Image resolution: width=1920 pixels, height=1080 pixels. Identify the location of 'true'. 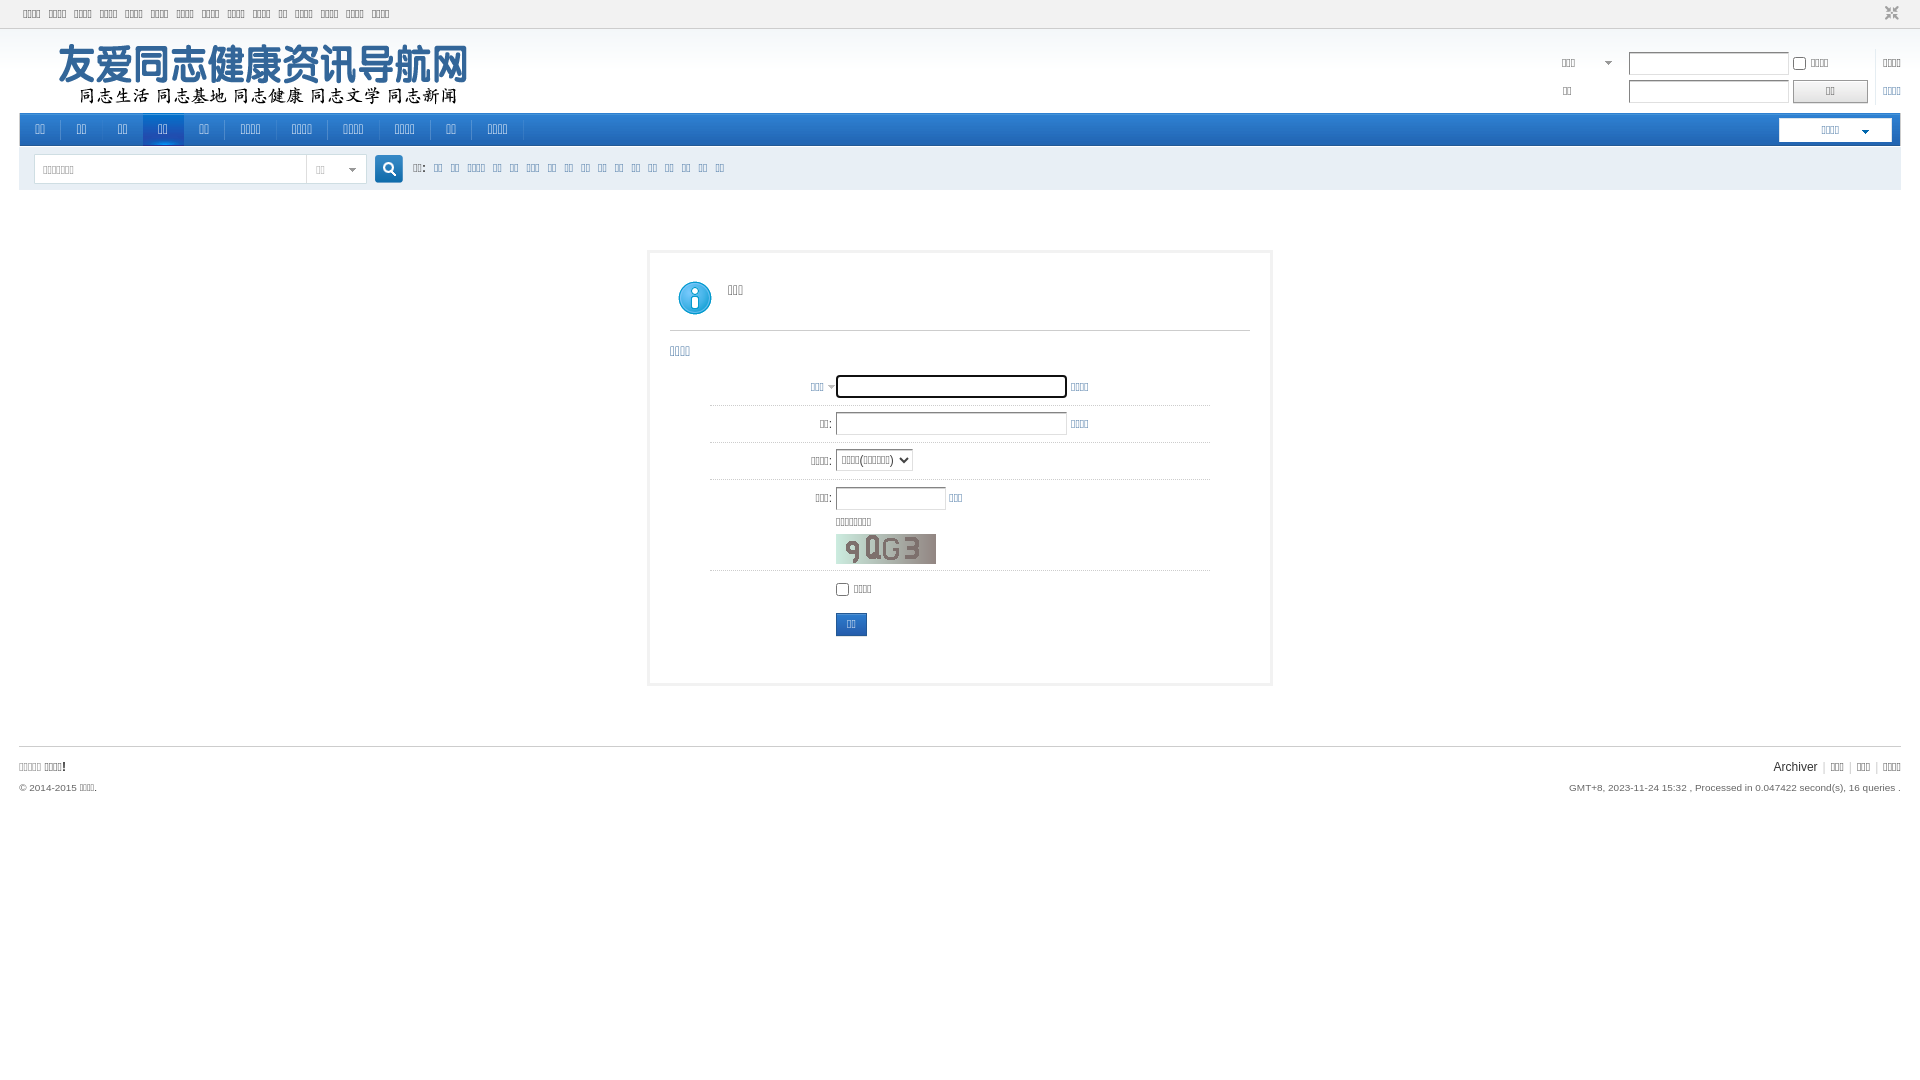
(381, 168).